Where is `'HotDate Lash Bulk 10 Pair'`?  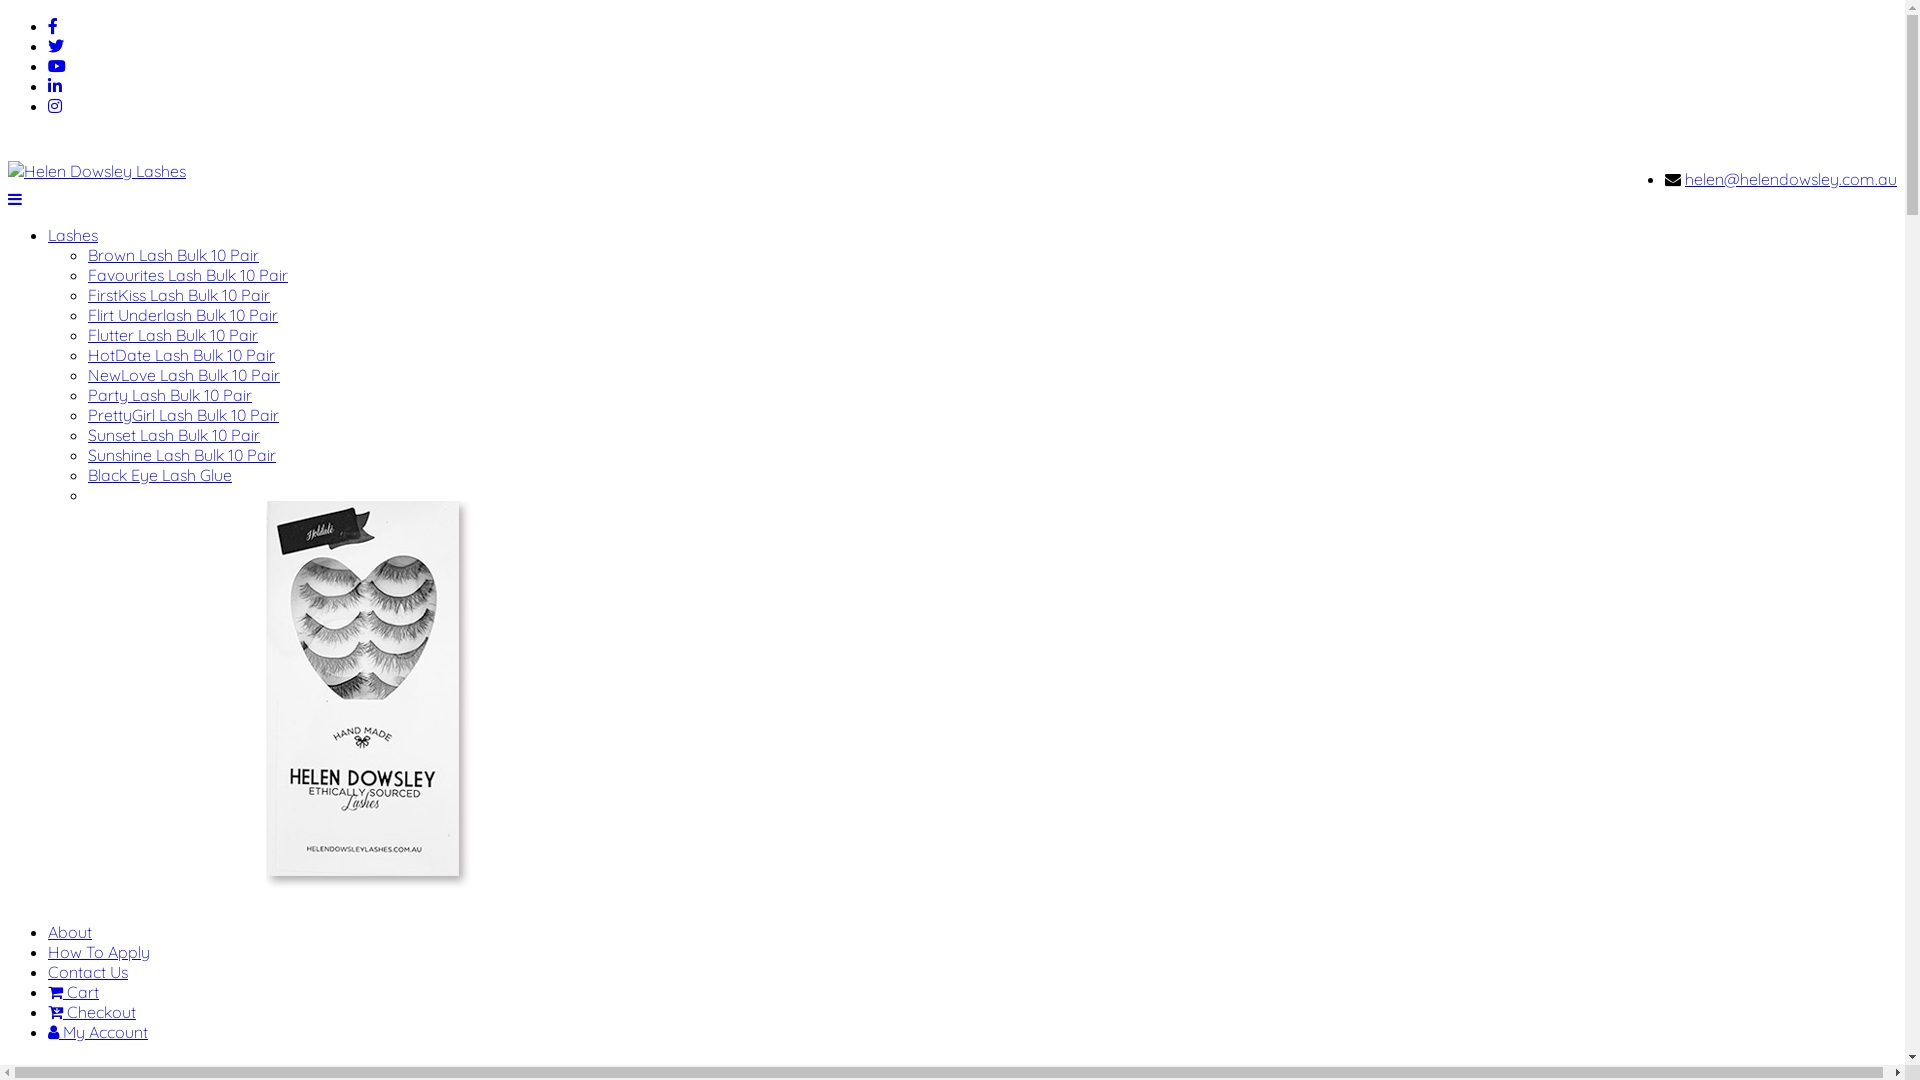 'HotDate Lash Bulk 10 Pair' is located at coordinates (181, 353).